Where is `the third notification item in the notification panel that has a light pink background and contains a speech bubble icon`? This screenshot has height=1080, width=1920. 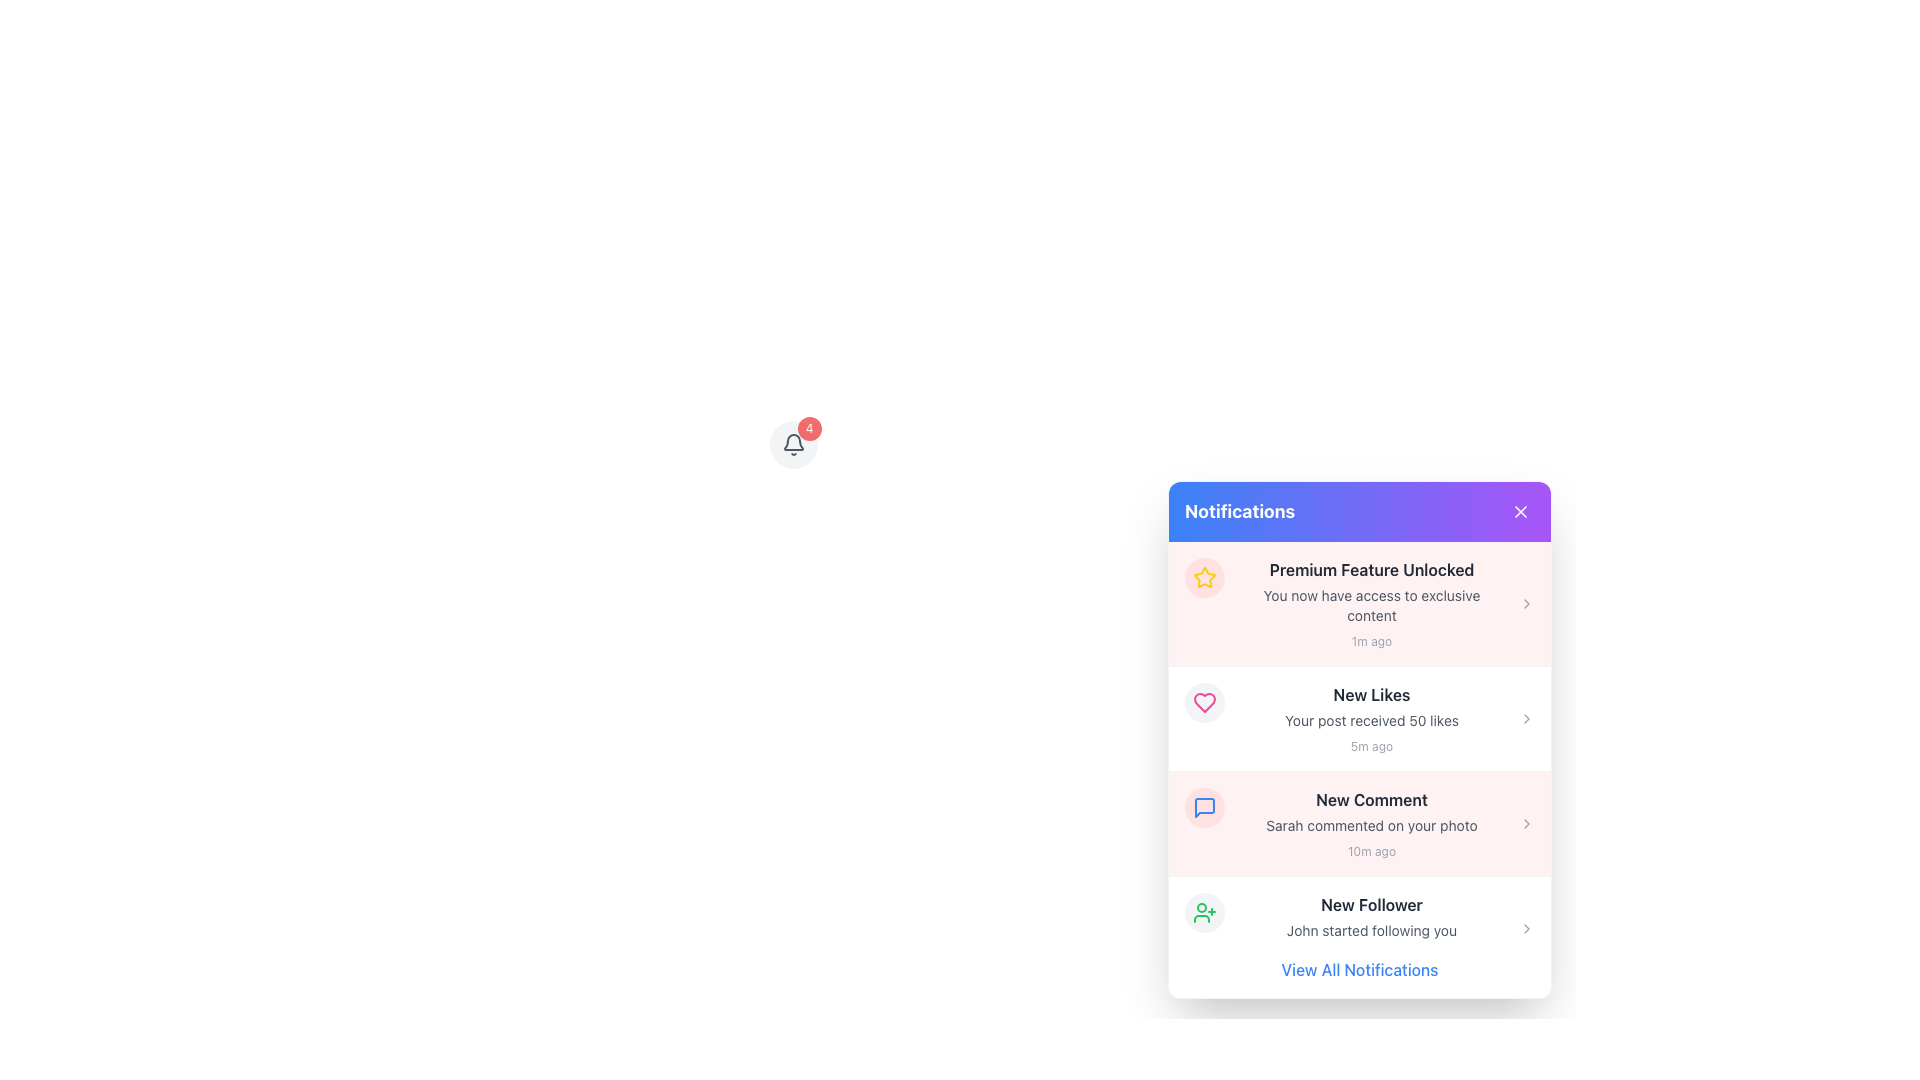 the third notification item in the notification panel that has a light pink background and contains a speech bubble icon is located at coordinates (1359, 824).